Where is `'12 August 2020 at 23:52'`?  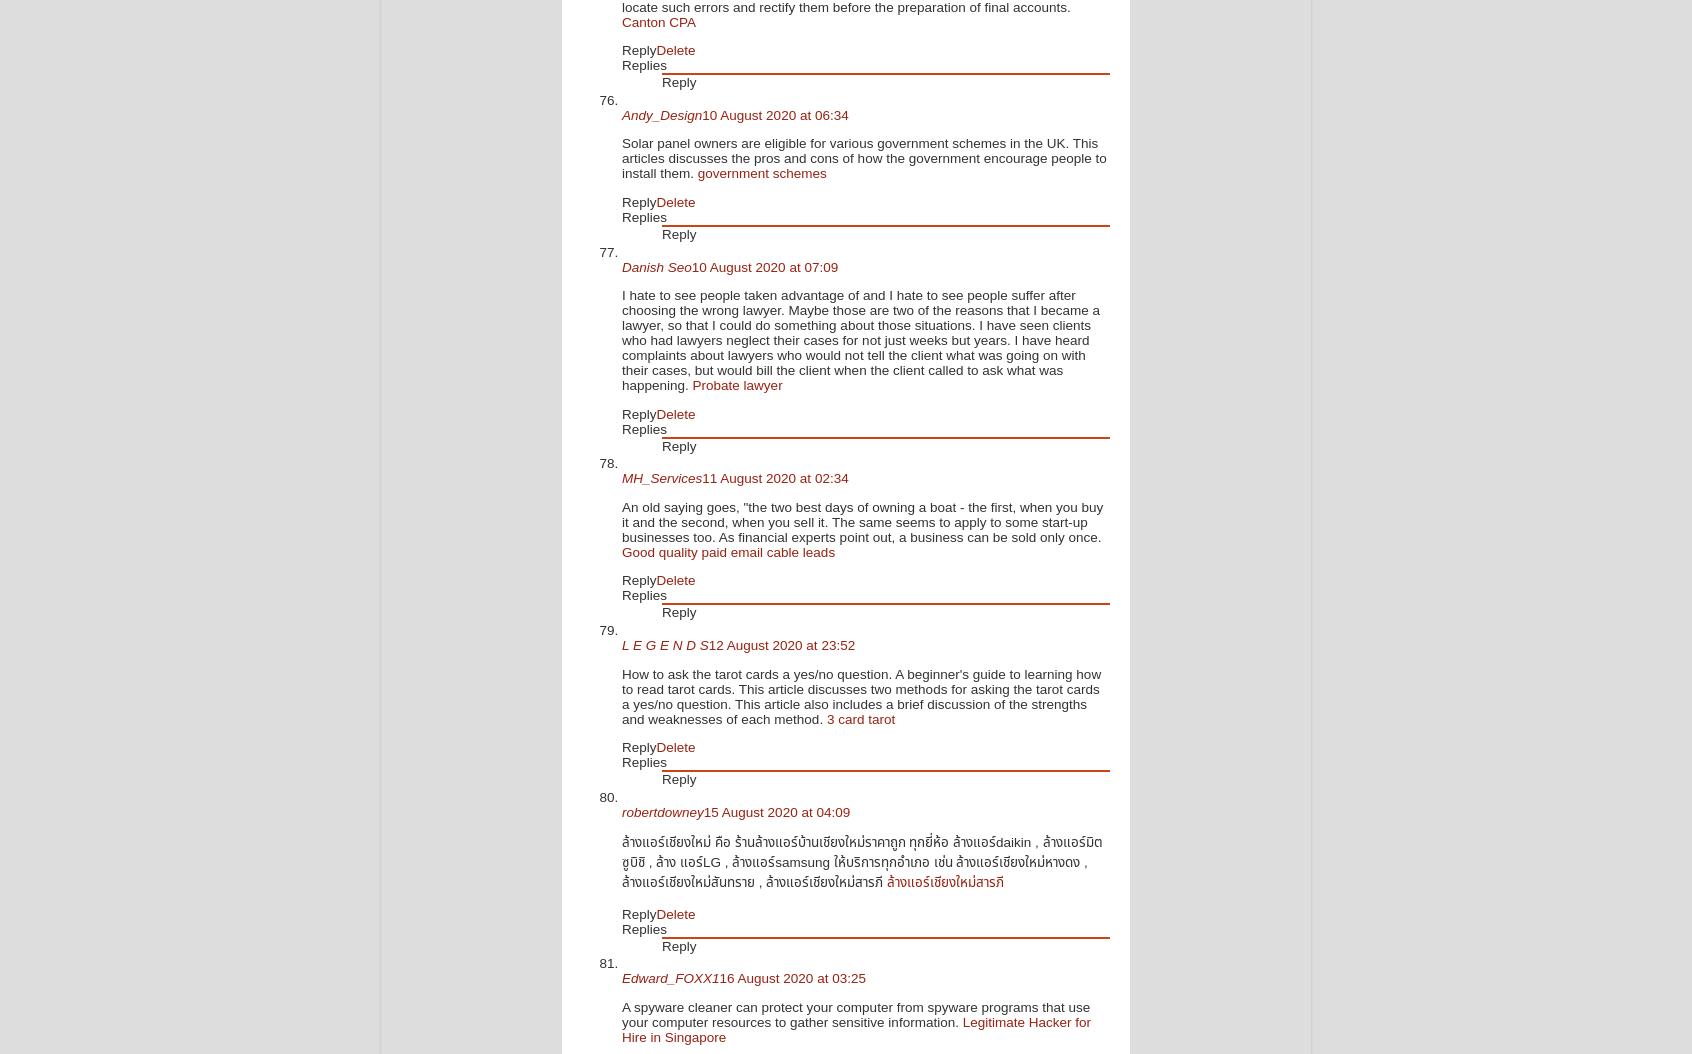
'12 August 2020 at 23:52' is located at coordinates (781, 645).